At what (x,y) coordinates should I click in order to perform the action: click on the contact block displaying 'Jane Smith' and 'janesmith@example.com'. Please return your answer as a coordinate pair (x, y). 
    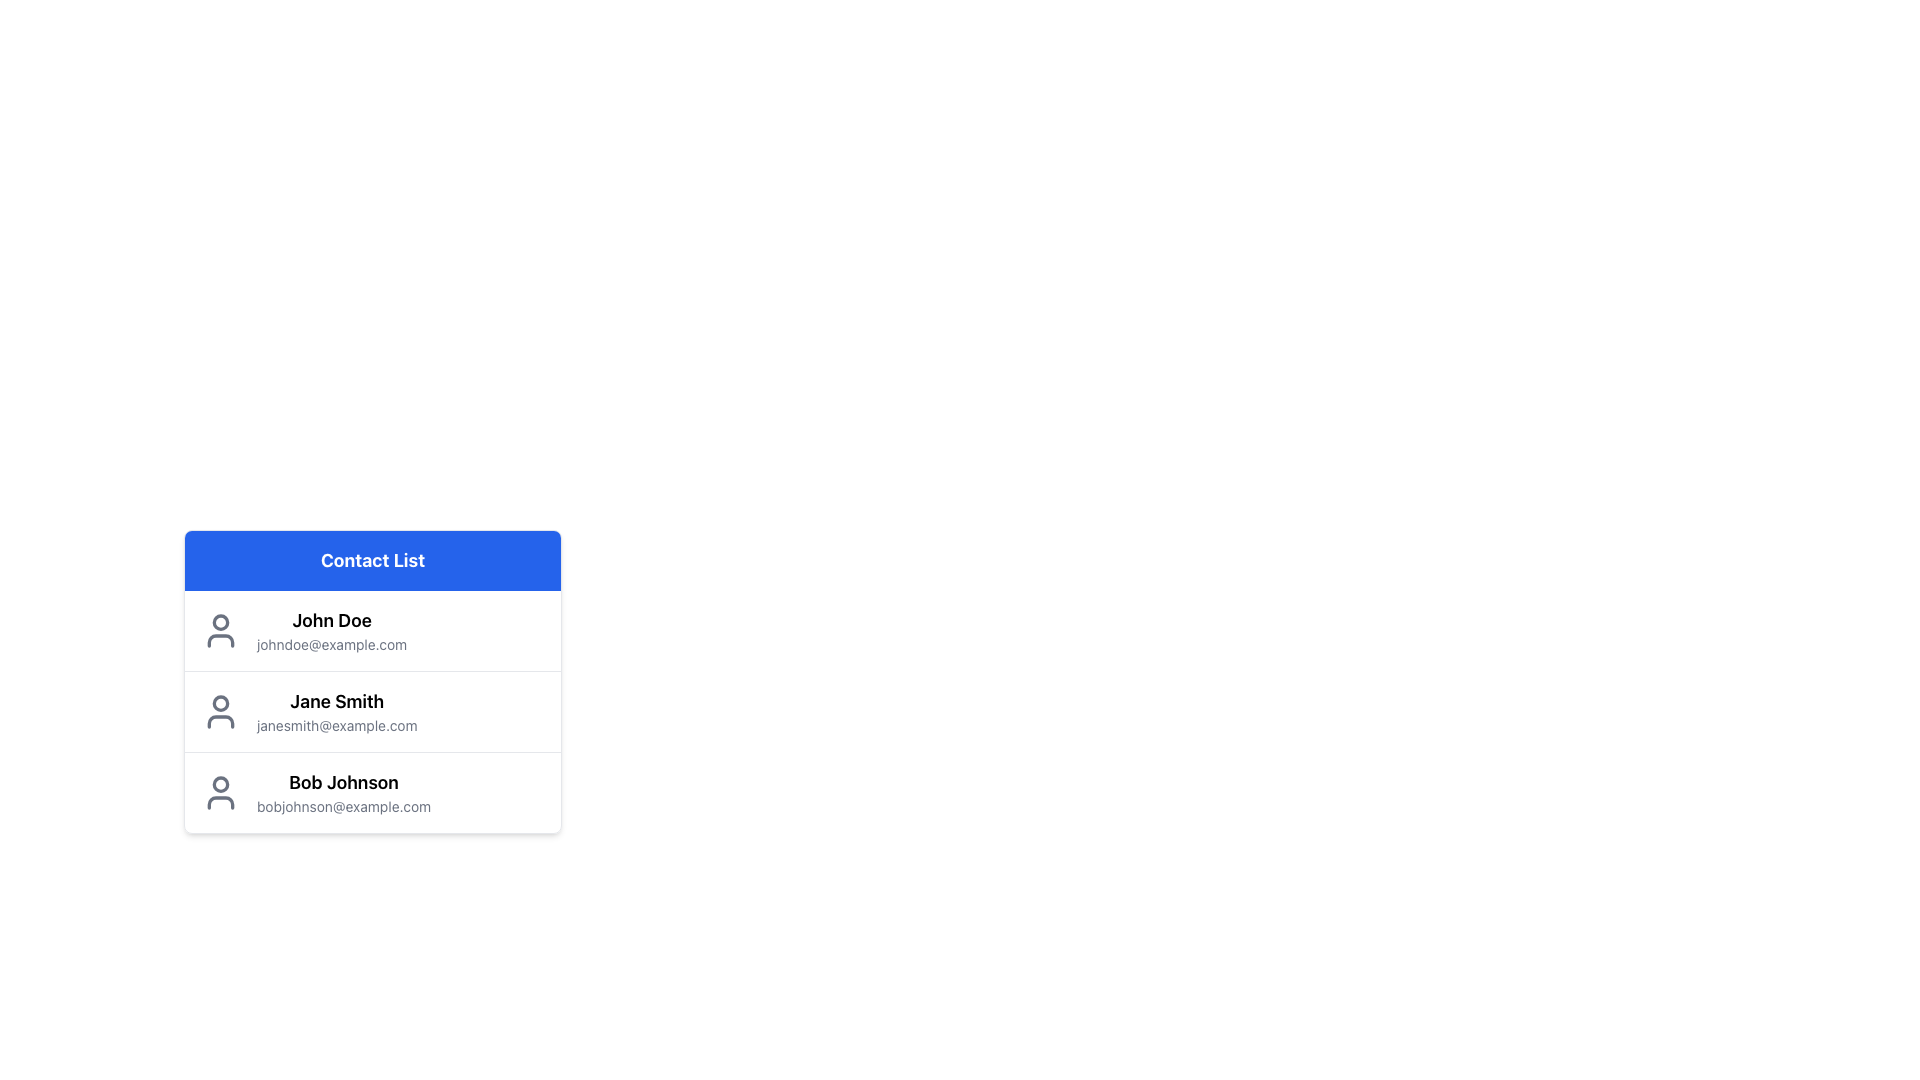
    Looking at the image, I should click on (337, 711).